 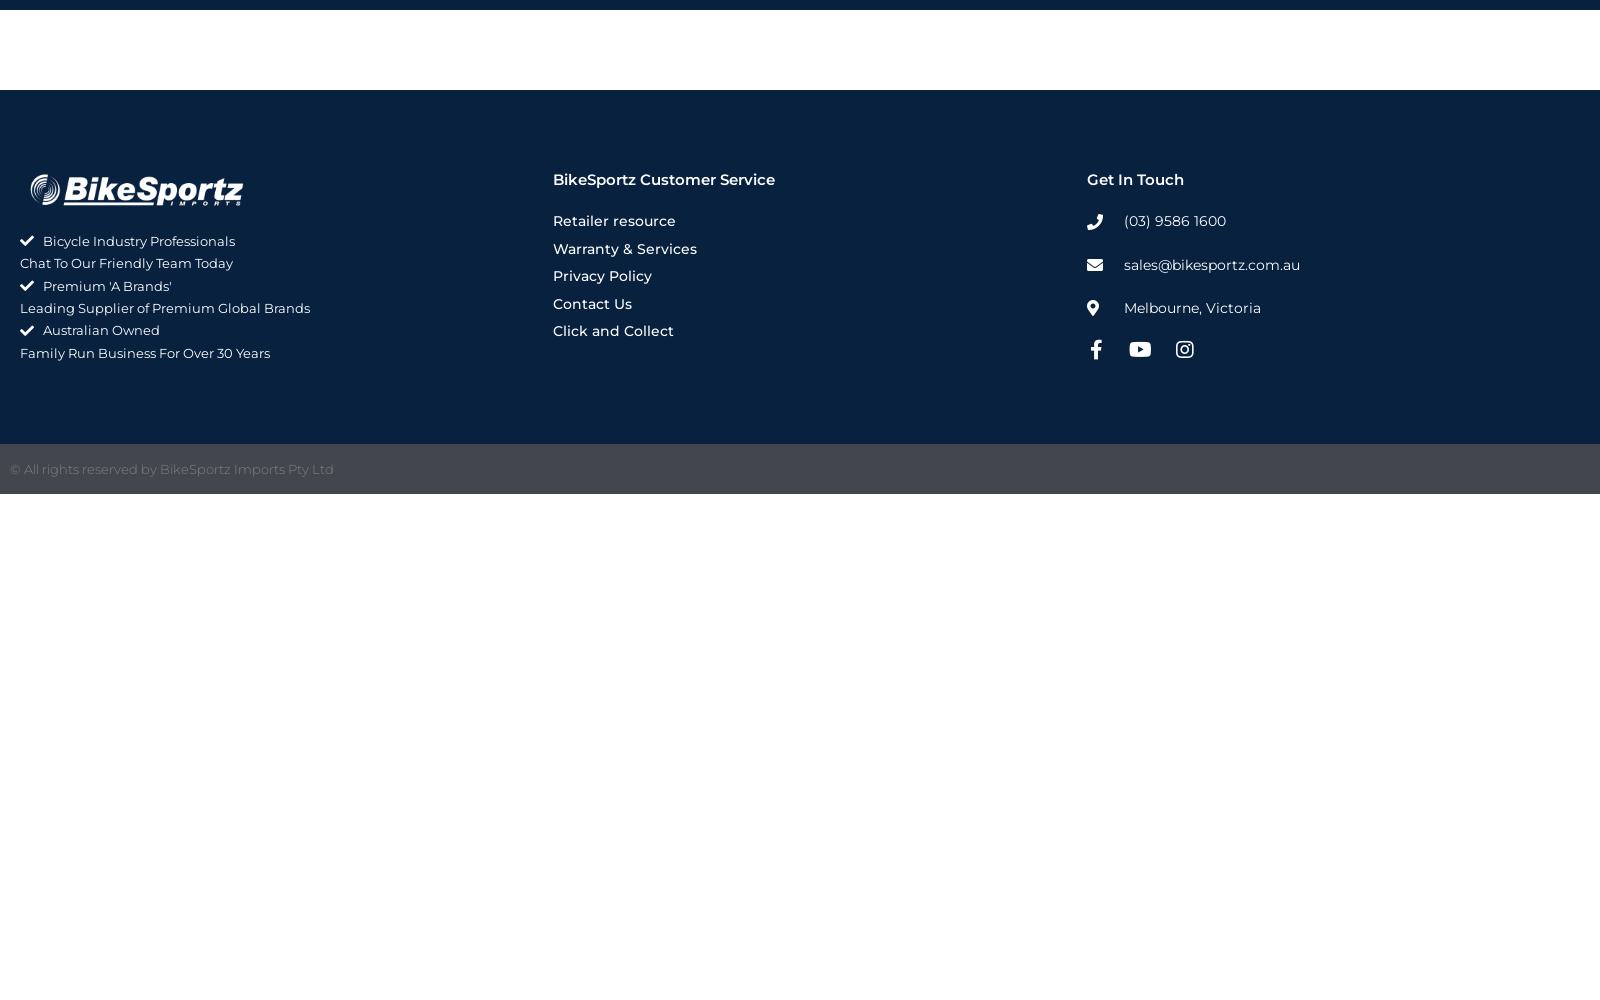 What do you see at coordinates (614, 220) in the screenshot?
I see `'Retailer resource'` at bounding box center [614, 220].